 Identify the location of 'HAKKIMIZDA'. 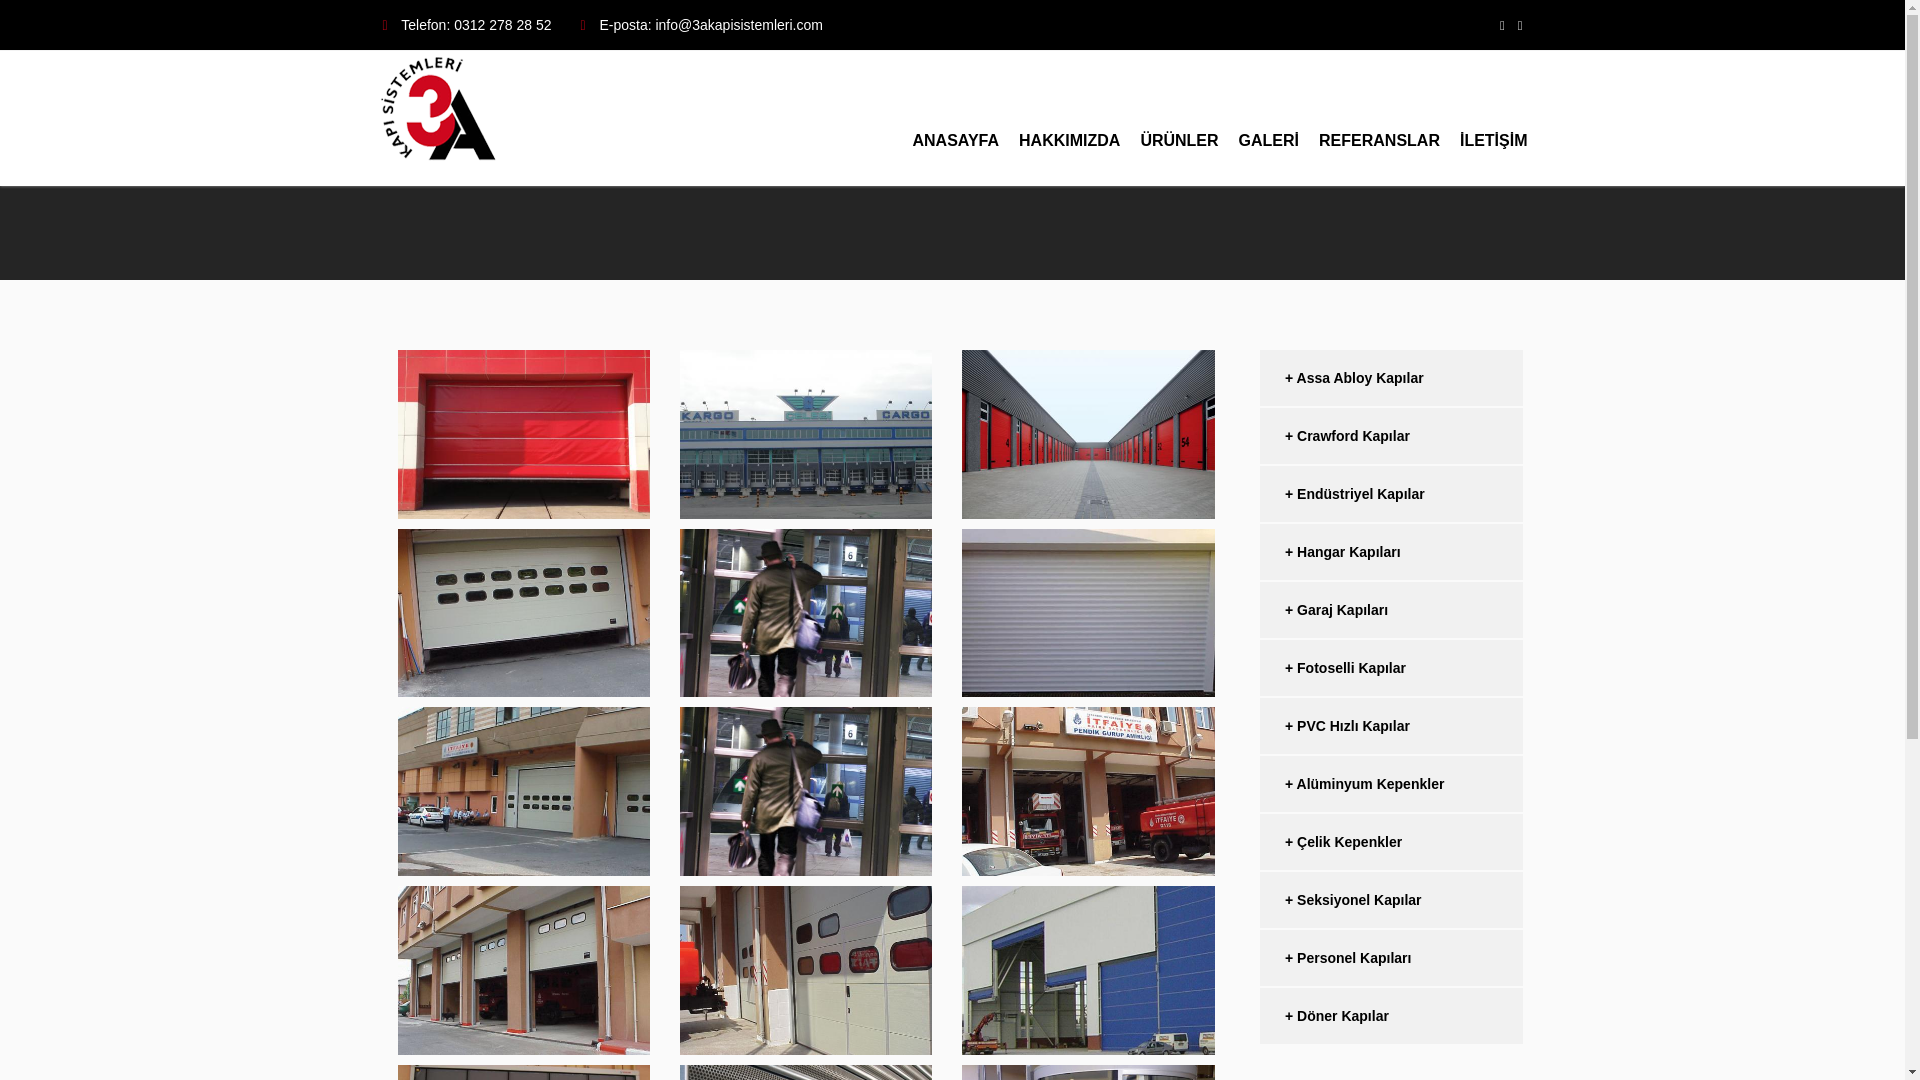
(1068, 118).